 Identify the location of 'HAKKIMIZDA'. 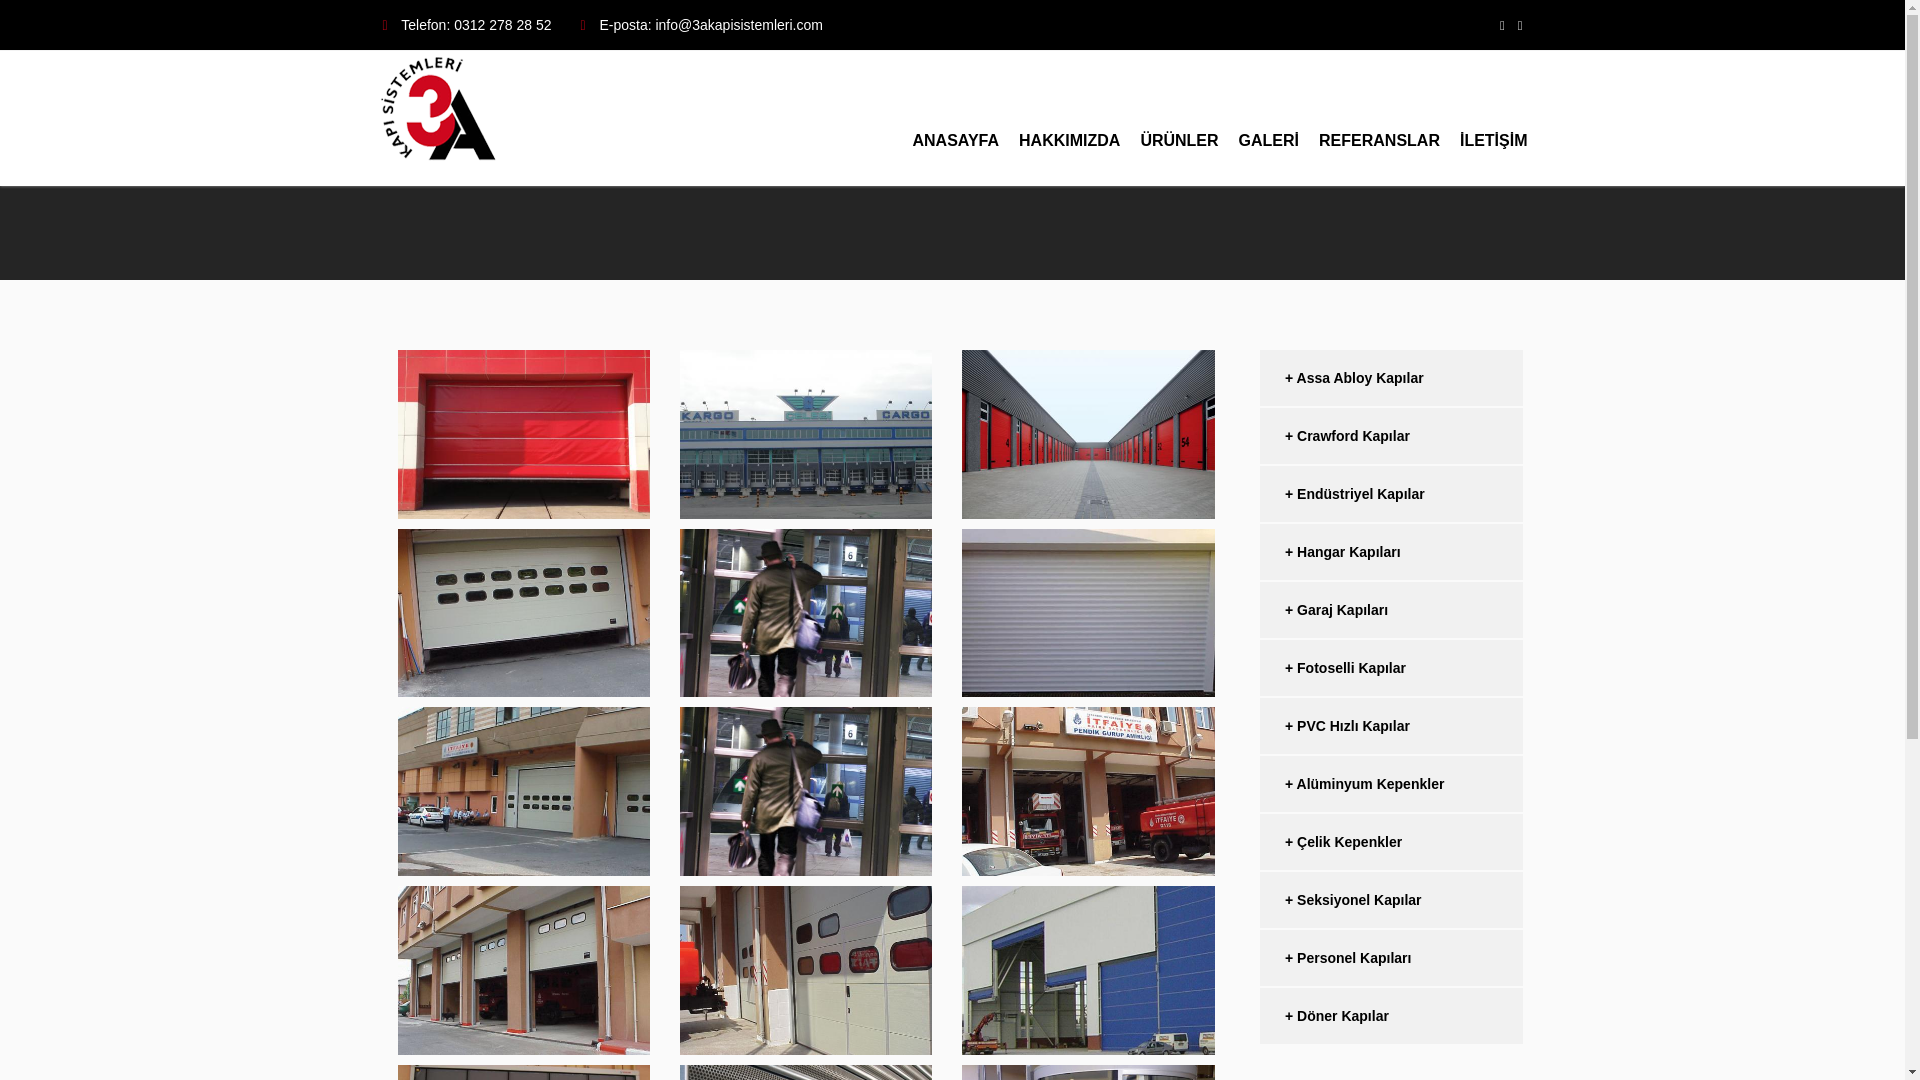
(1068, 118).